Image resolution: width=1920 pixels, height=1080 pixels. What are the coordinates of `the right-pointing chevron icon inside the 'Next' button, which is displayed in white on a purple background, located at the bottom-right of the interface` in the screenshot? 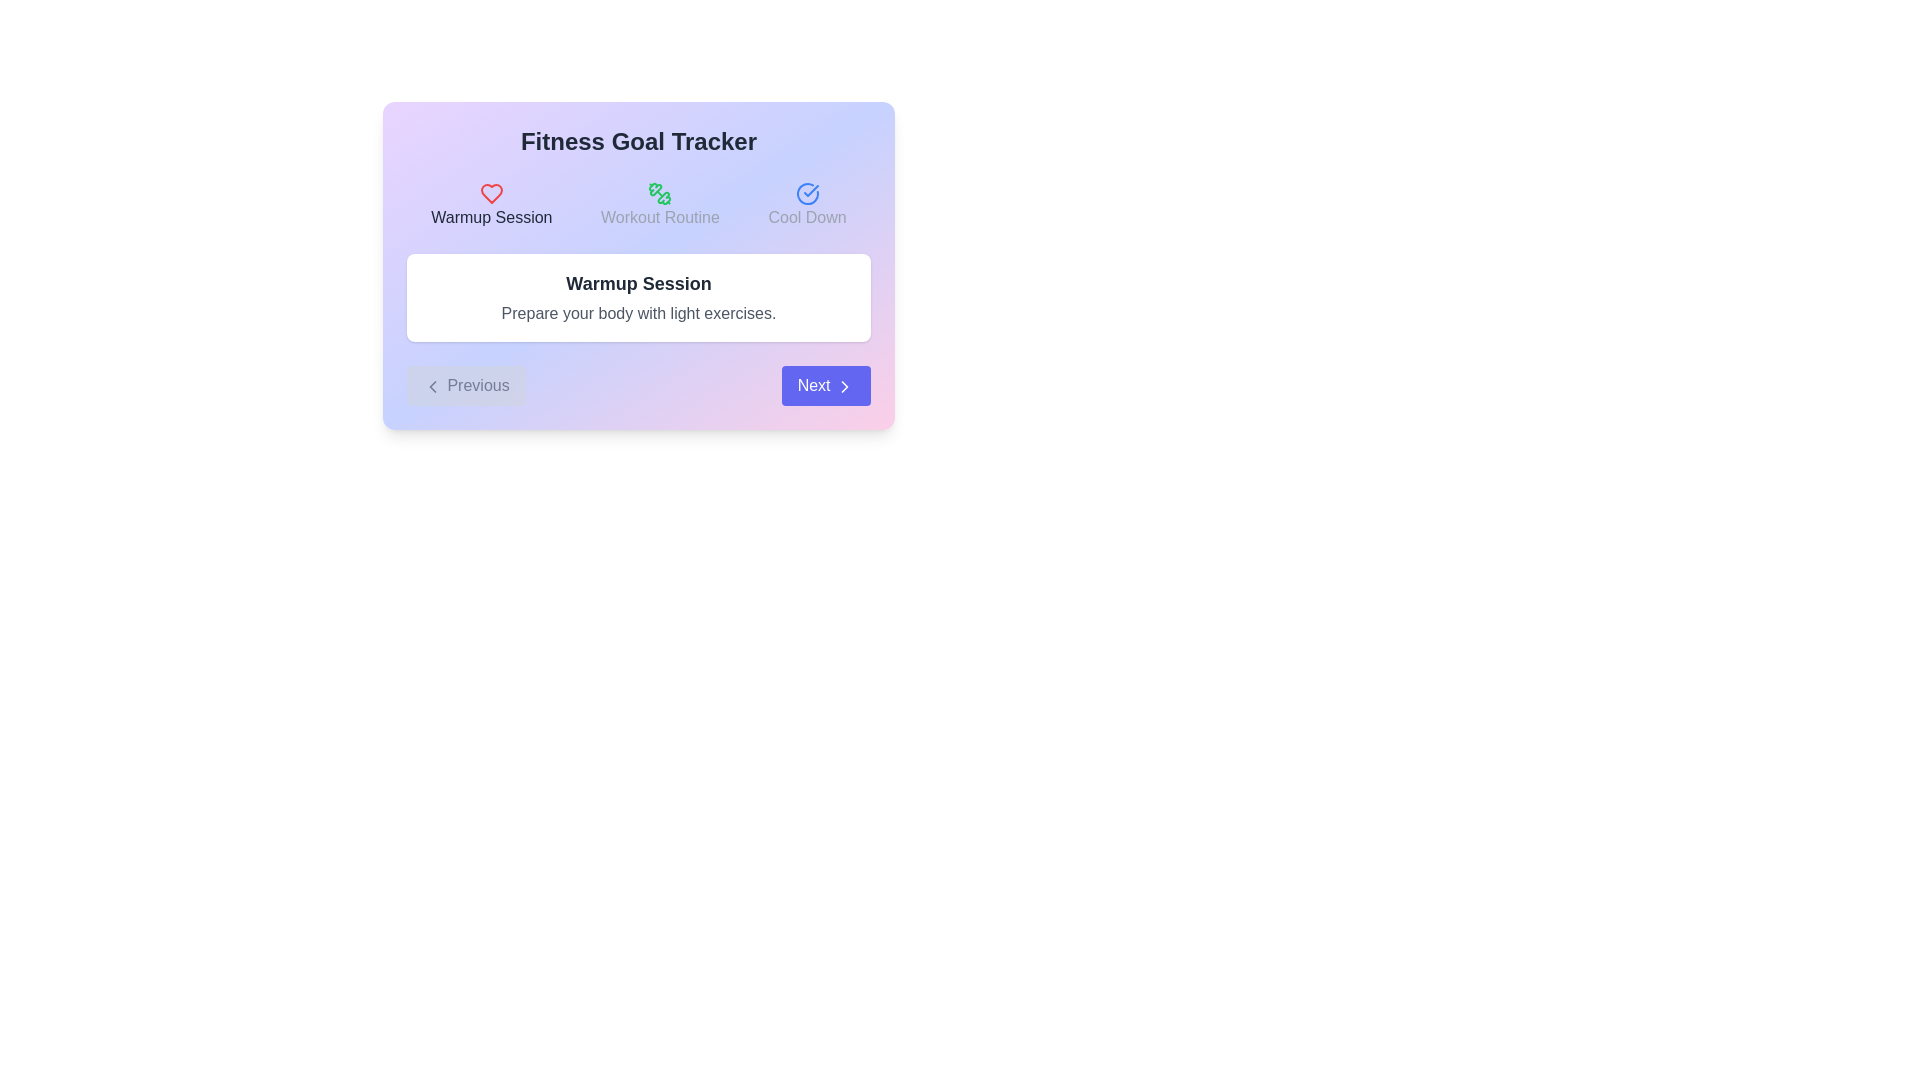 It's located at (844, 385).